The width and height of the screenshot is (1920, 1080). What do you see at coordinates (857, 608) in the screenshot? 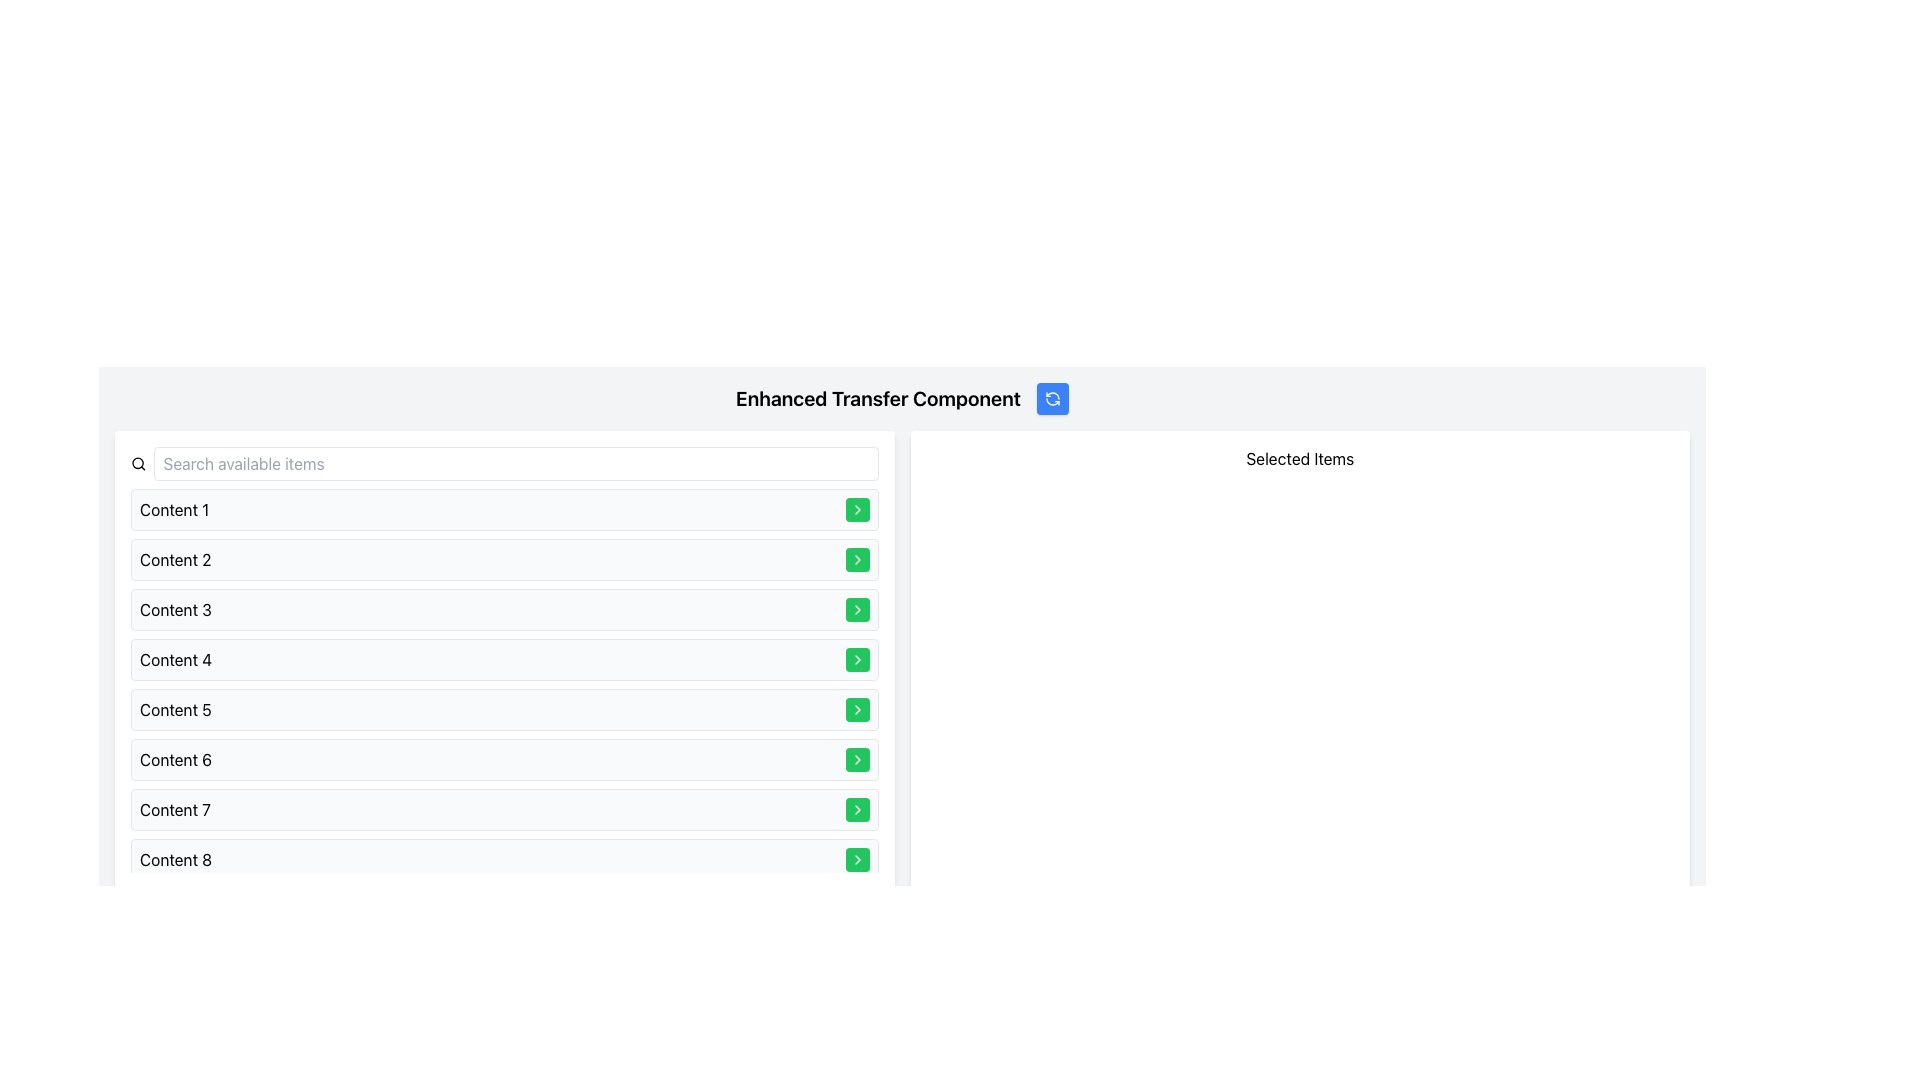
I see `the compact rectangular green button with white text and a right-pointing chevron icon located in the third row of 'Content 3' on the far right` at bounding box center [857, 608].